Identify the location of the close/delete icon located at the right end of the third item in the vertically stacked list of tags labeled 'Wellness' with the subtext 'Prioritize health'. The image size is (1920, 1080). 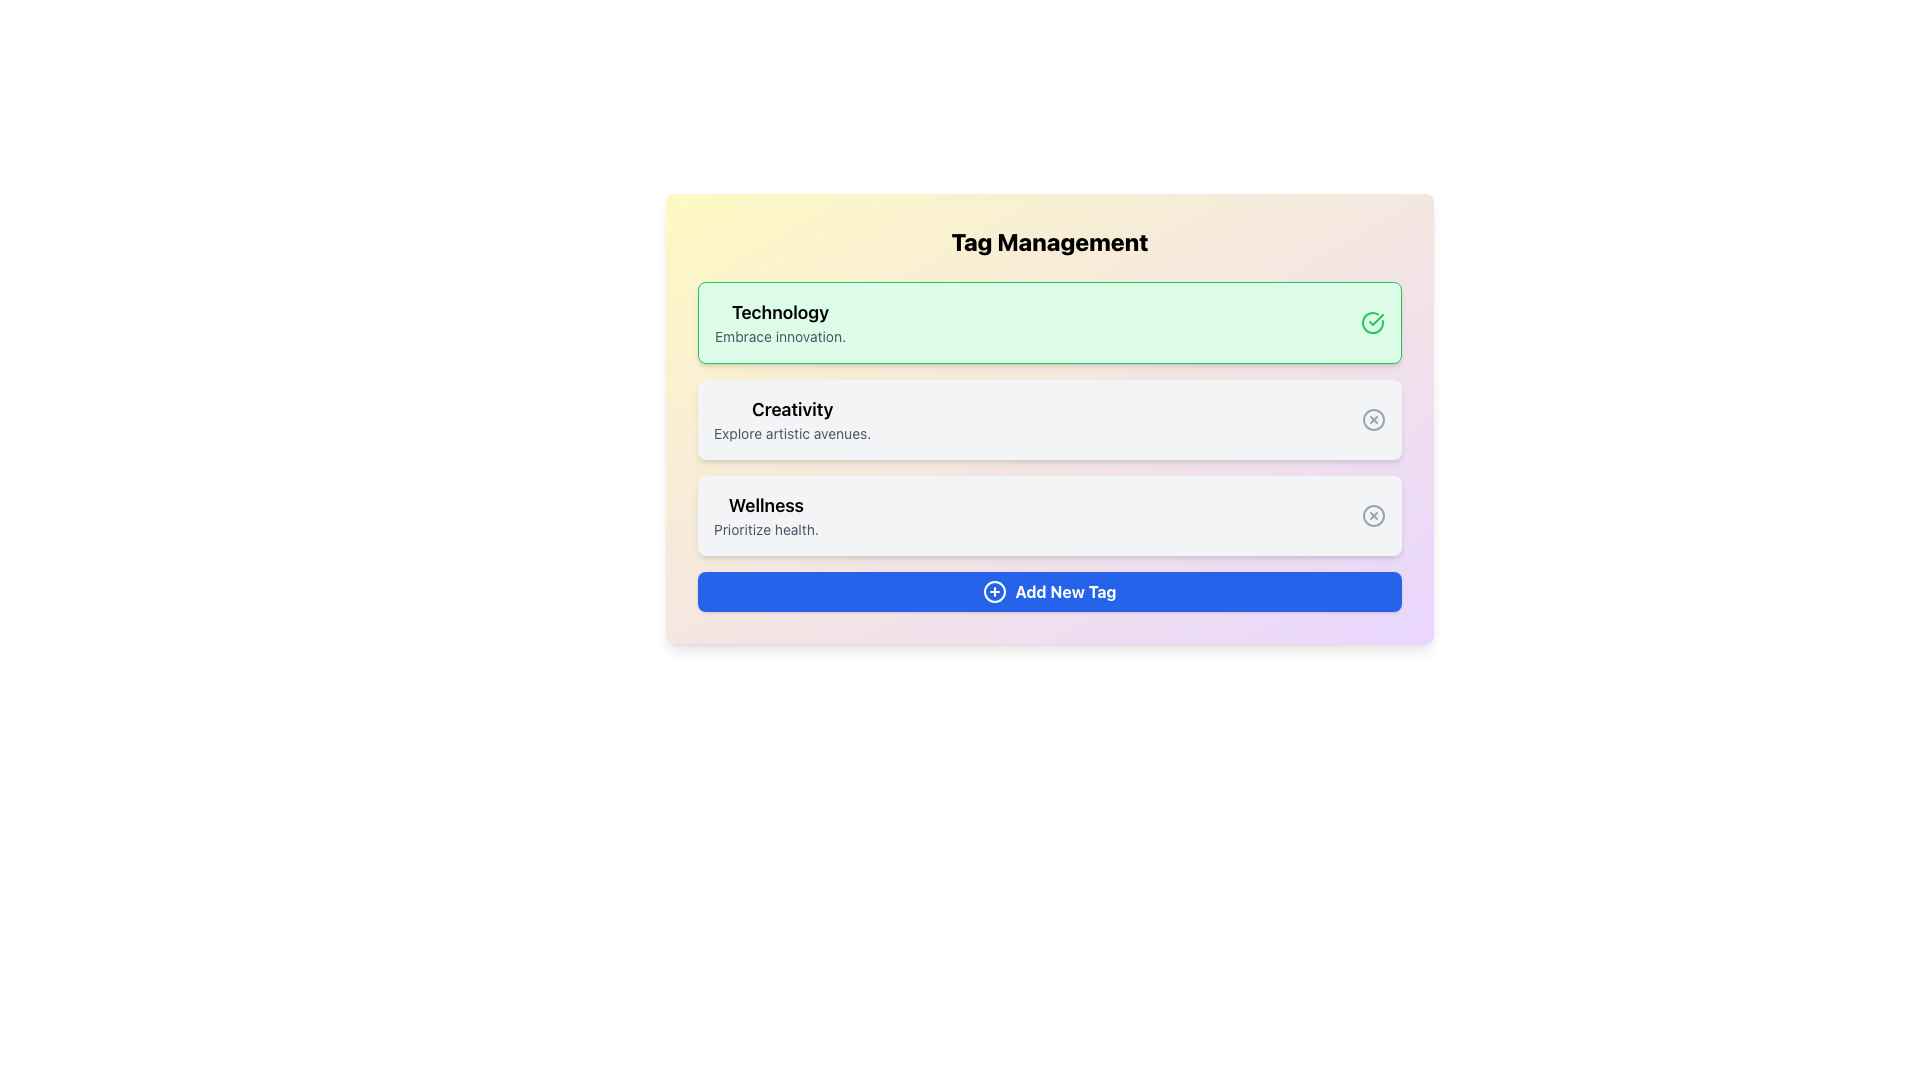
(1372, 515).